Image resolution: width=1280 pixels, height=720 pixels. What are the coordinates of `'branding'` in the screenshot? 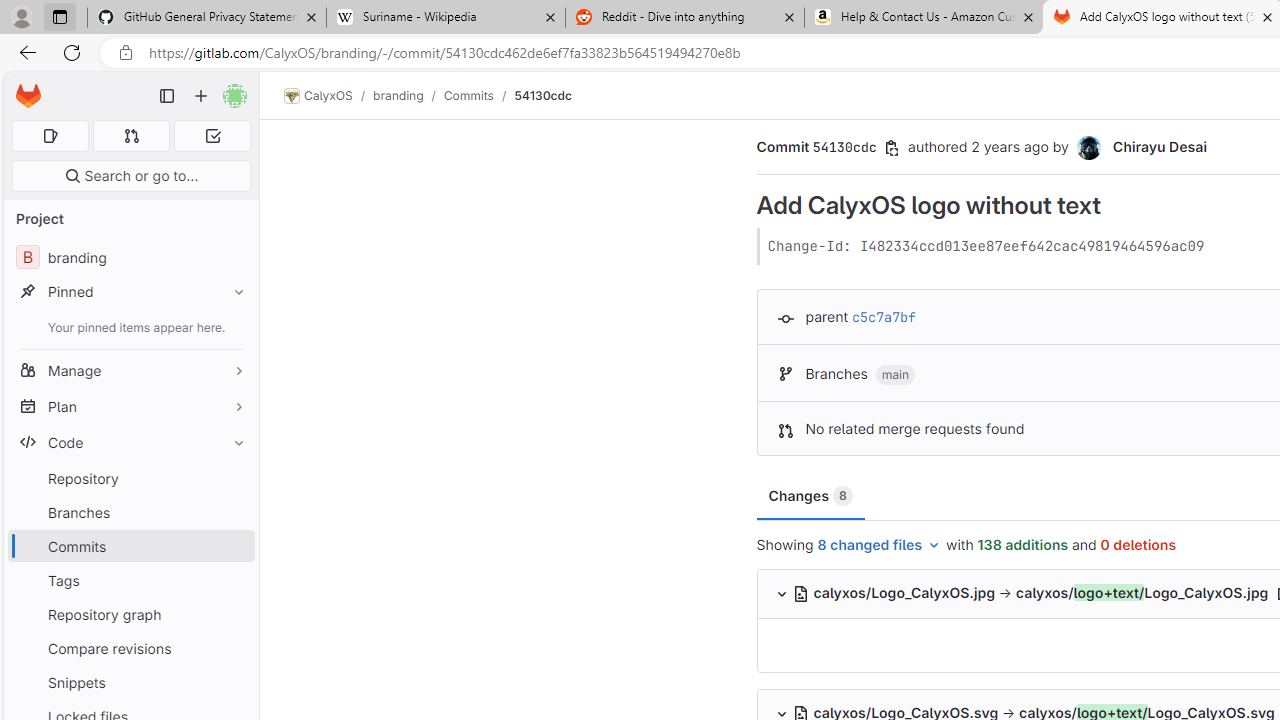 It's located at (398, 95).